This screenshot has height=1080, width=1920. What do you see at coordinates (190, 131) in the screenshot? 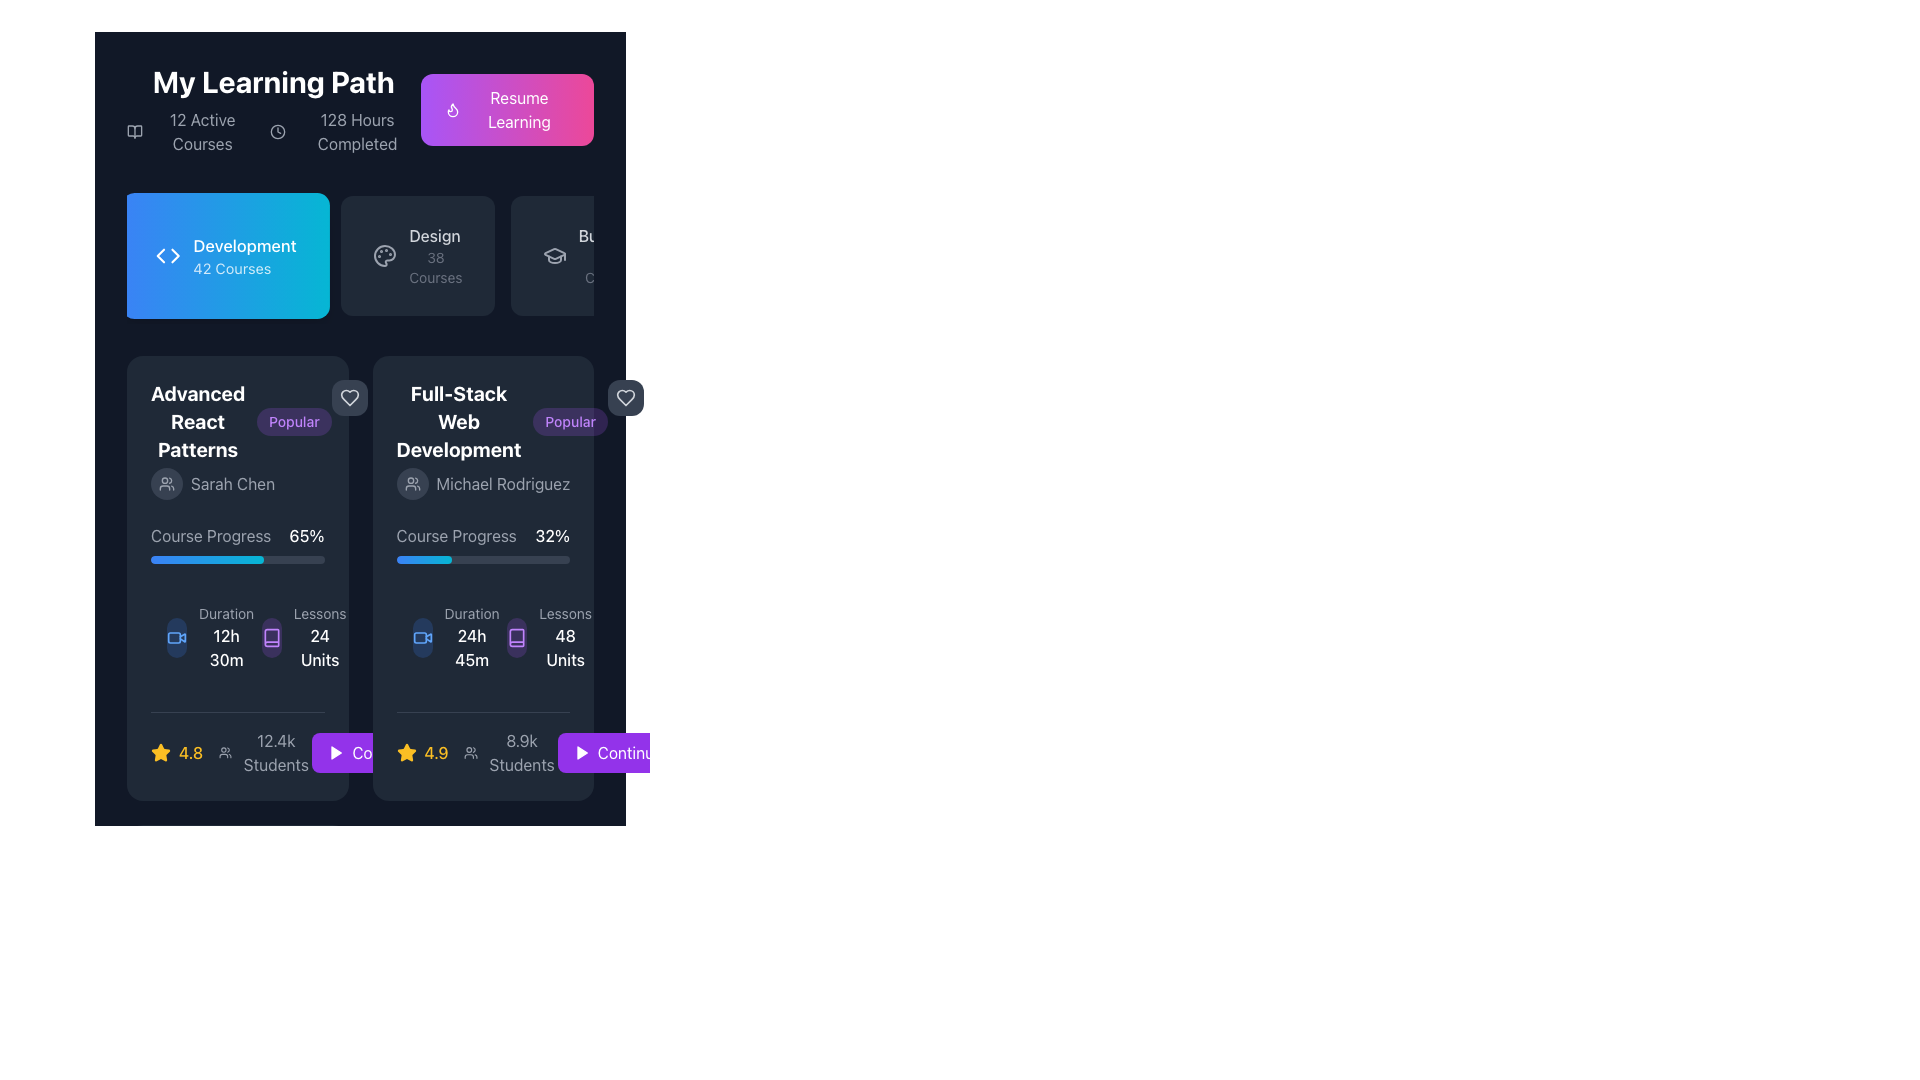
I see `information displayed in the text element that shows '12 Active Courses' with an icon resembling an open book, located prominently in the upper segment of the visible content` at bounding box center [190, 131].